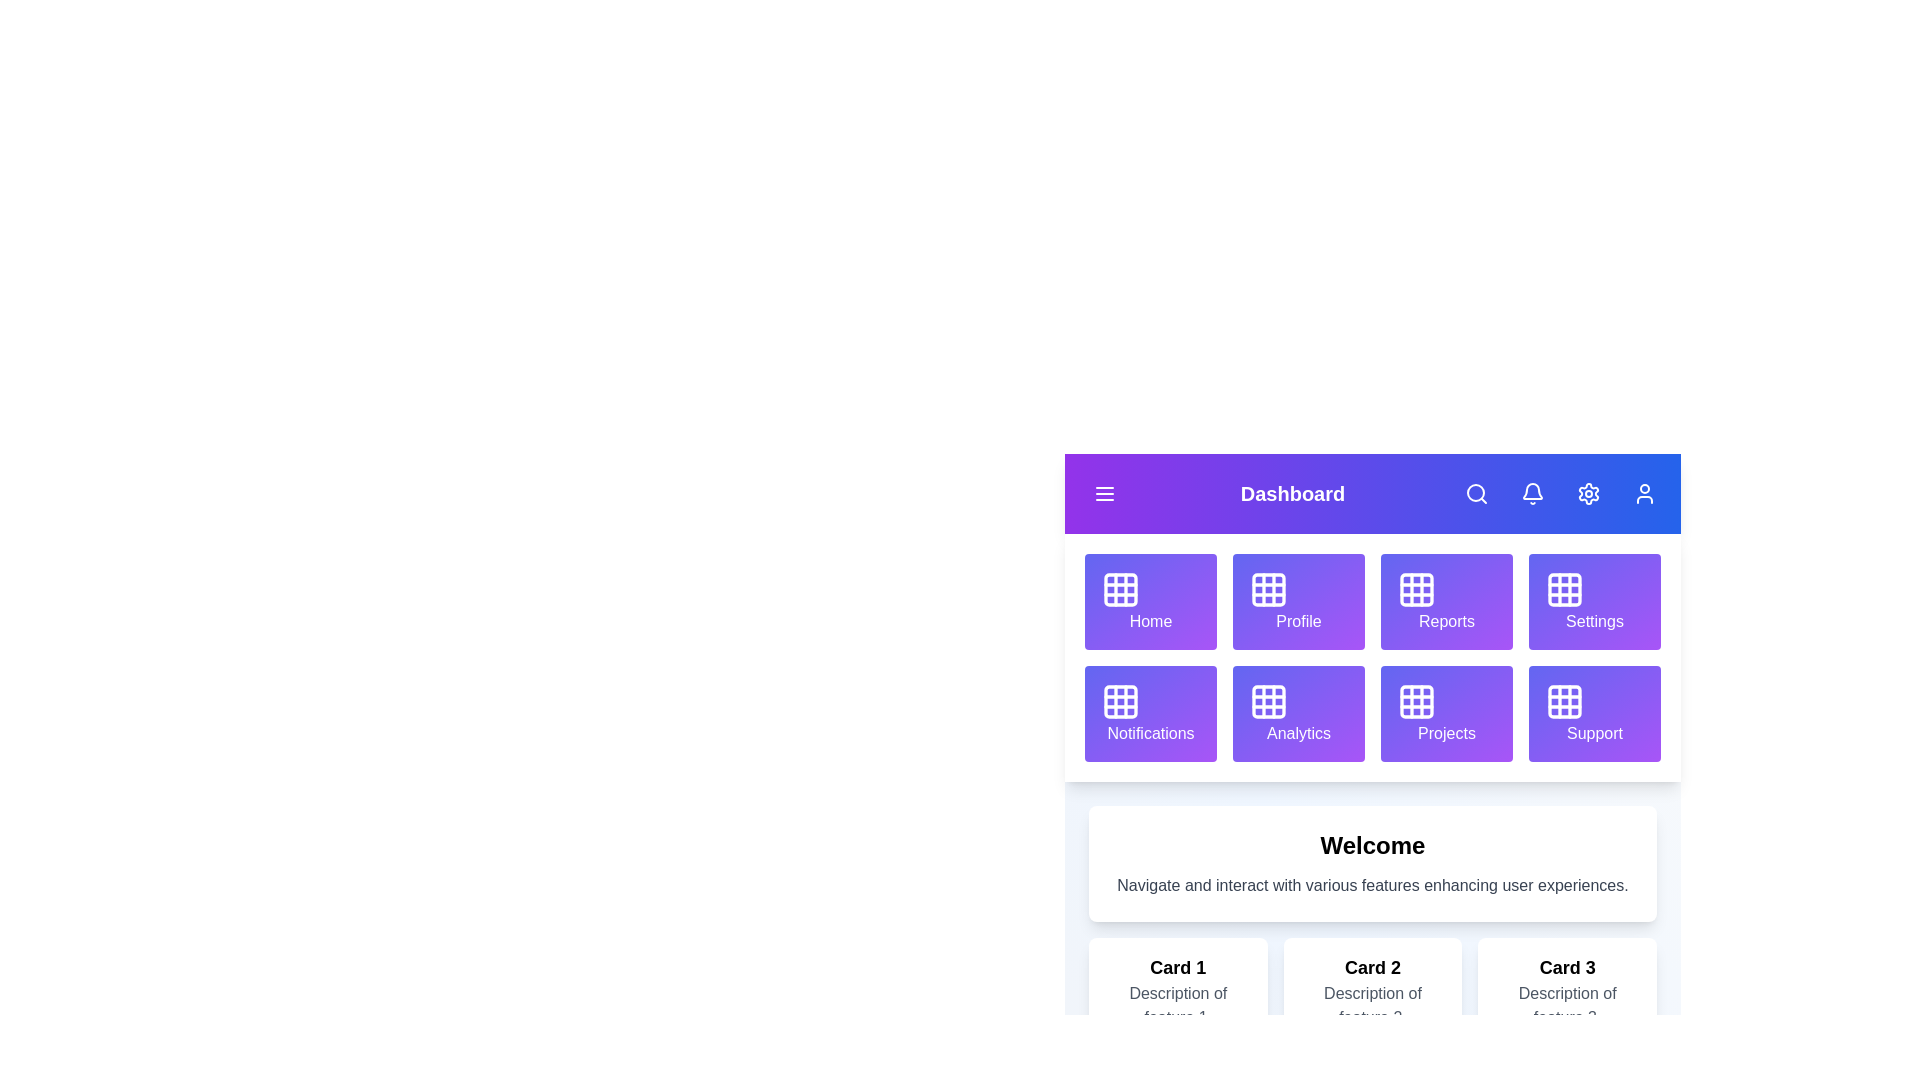 The width and height of the screenshot is (1920, 1080). Describe the element at coordinates (1446, 712) in the screenshot. I see `the grid item labeled Projects to navigate to its section` at that location.